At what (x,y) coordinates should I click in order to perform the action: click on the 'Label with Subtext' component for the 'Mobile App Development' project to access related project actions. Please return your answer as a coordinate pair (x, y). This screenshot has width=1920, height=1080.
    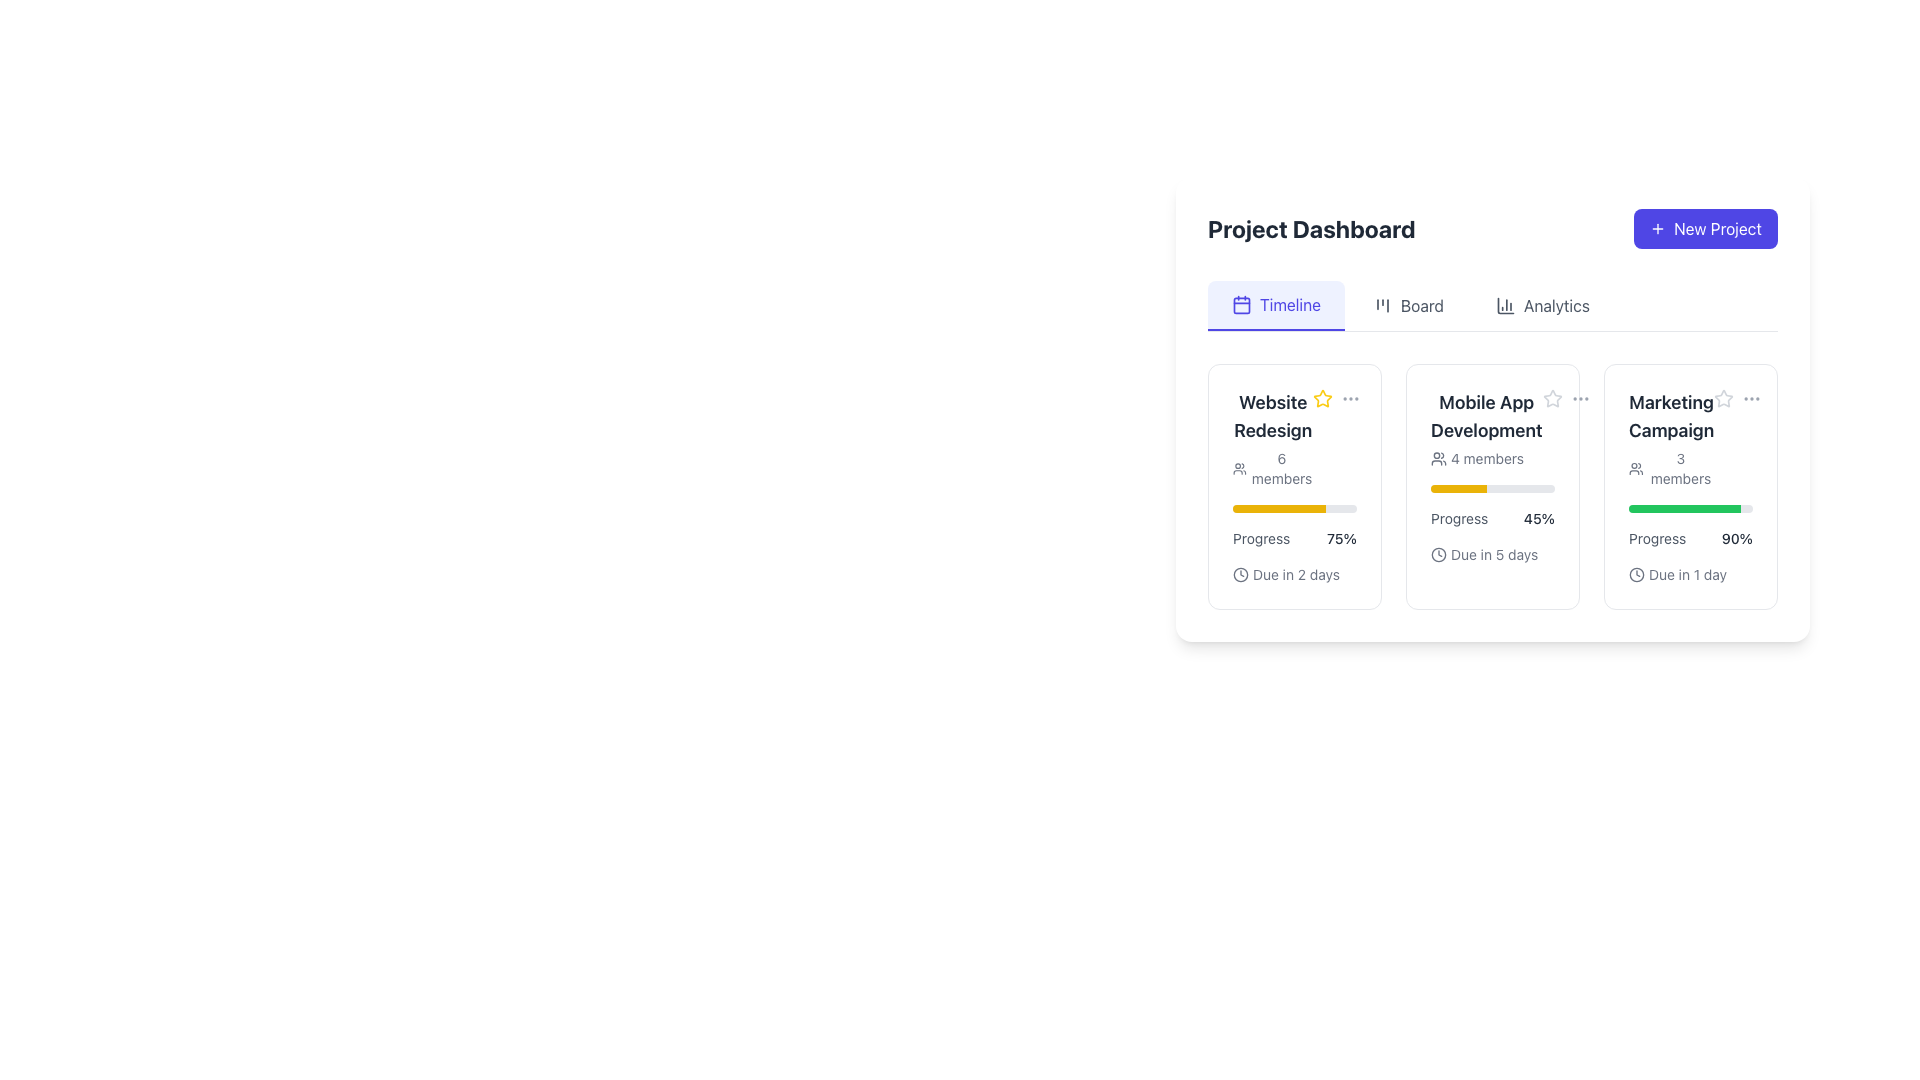
    Looking at the image, I should click on (1486, 427).